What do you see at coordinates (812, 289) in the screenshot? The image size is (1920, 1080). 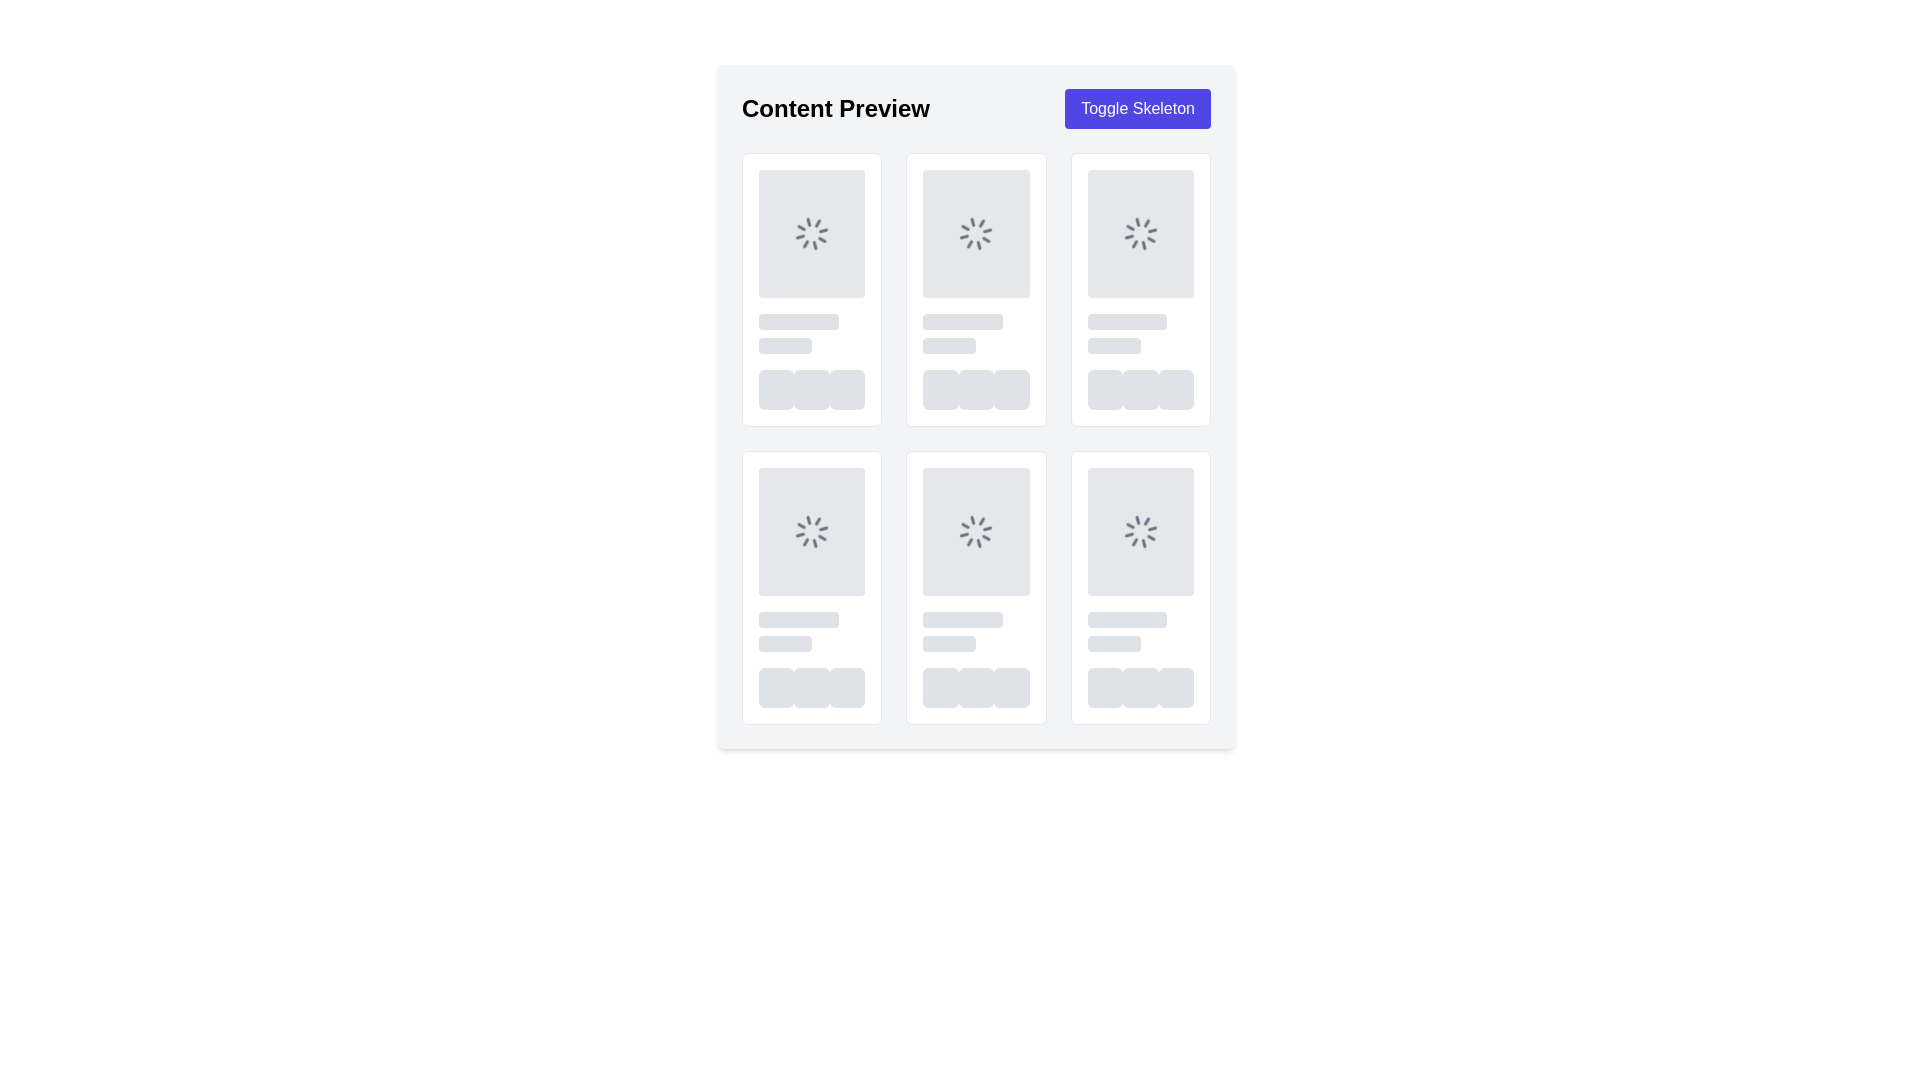 I see `loading status of the content loading placeholder displayed as a spinning loader at the top of the first card in a grid format` at bounding box center [812, 289].